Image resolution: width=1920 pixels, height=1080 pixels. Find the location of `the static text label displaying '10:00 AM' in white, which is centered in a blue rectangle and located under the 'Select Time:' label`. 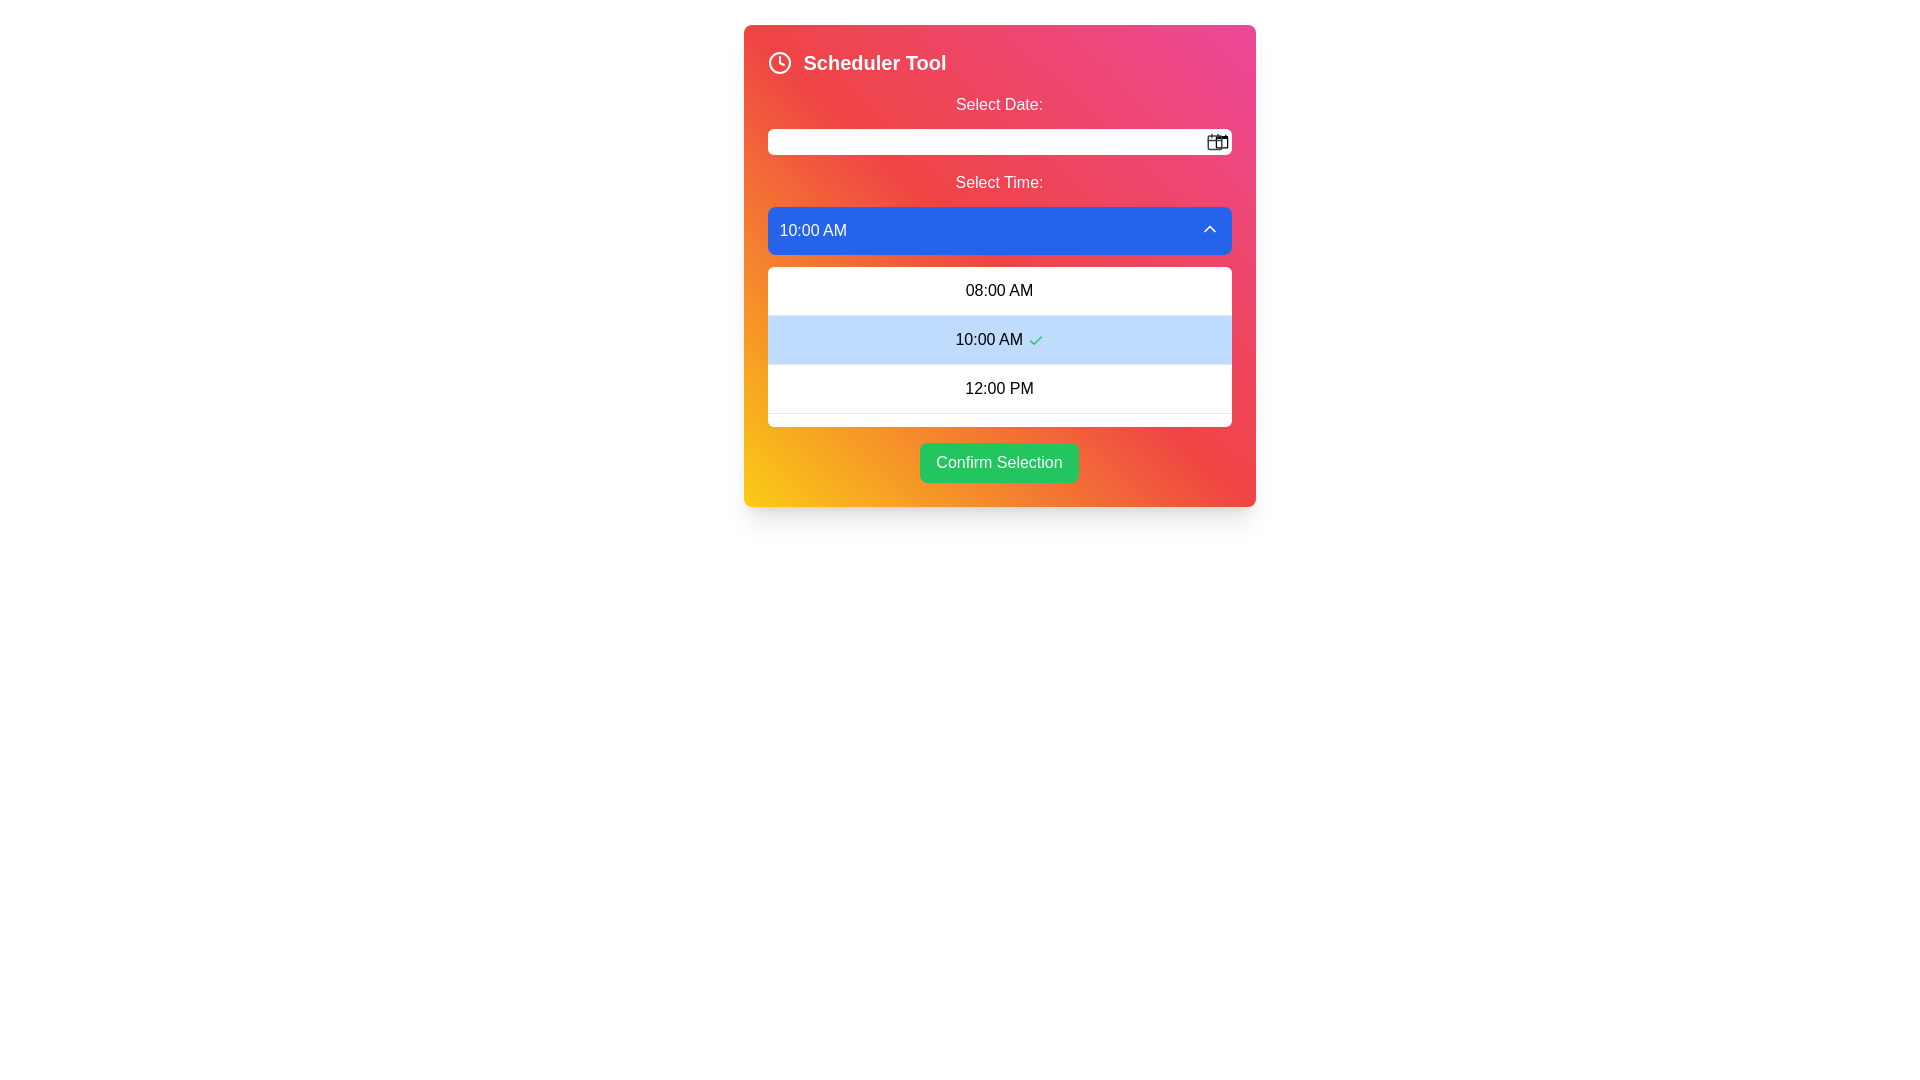

the static text label displaying '10:00 AM' in white, which is centered in a blue rectangle and located under the 'Select Time:' label is located at coordinates (813, 230).